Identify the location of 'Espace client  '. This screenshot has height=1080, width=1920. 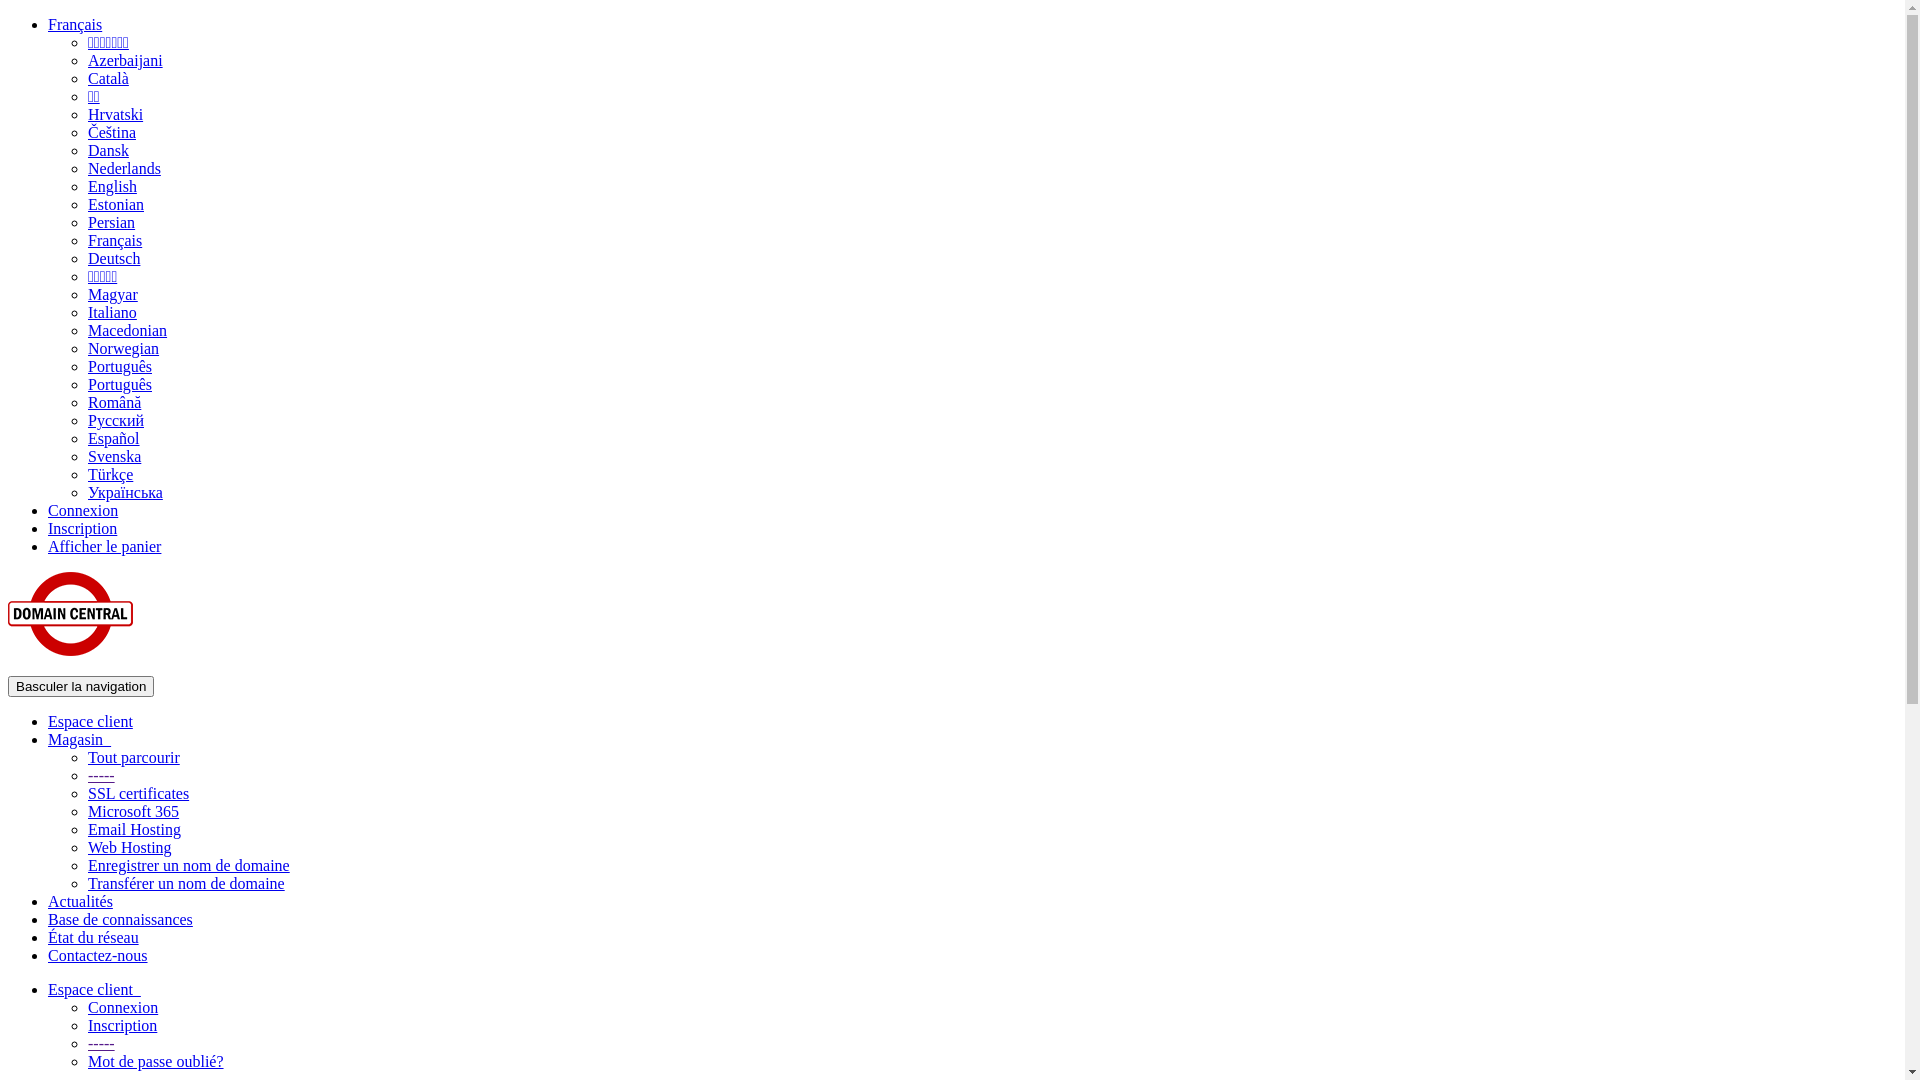
(93, 988).